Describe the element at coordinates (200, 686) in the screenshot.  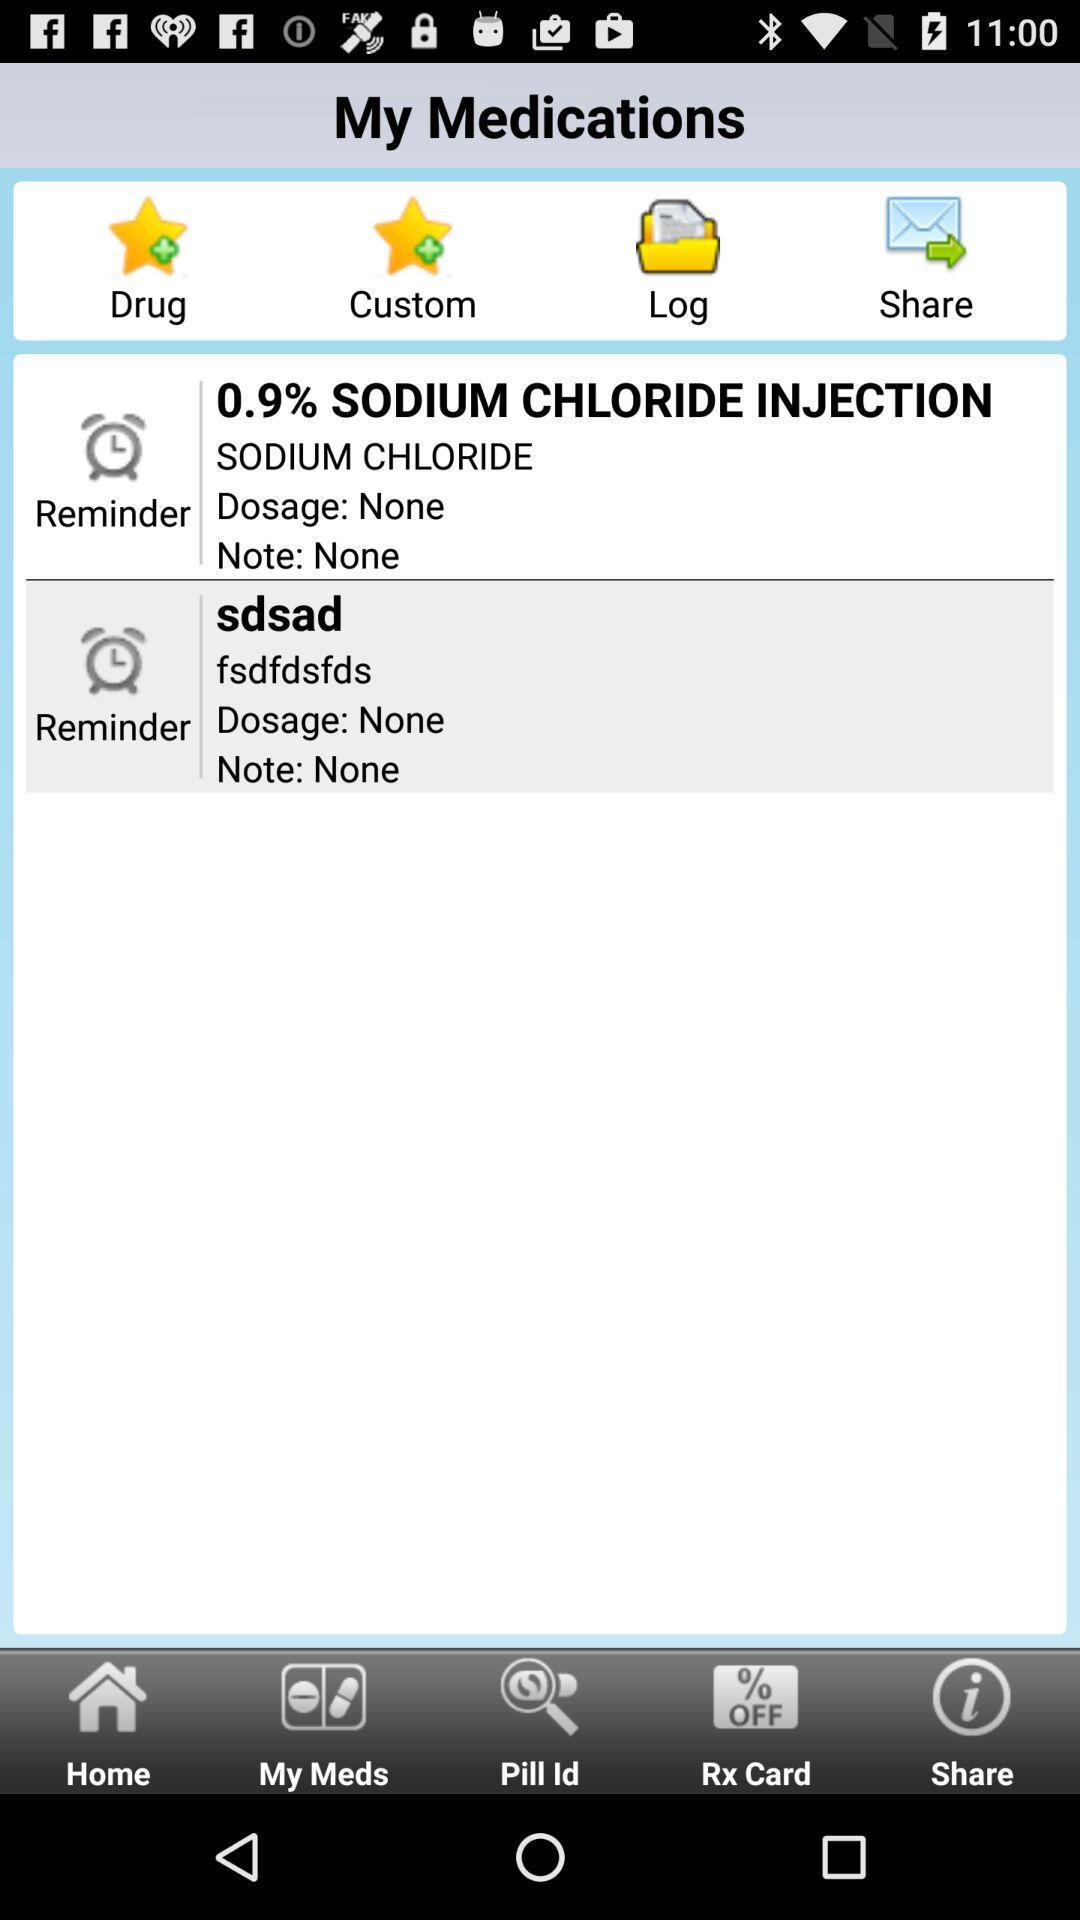
I see `the icon next to sdsad` at that location.